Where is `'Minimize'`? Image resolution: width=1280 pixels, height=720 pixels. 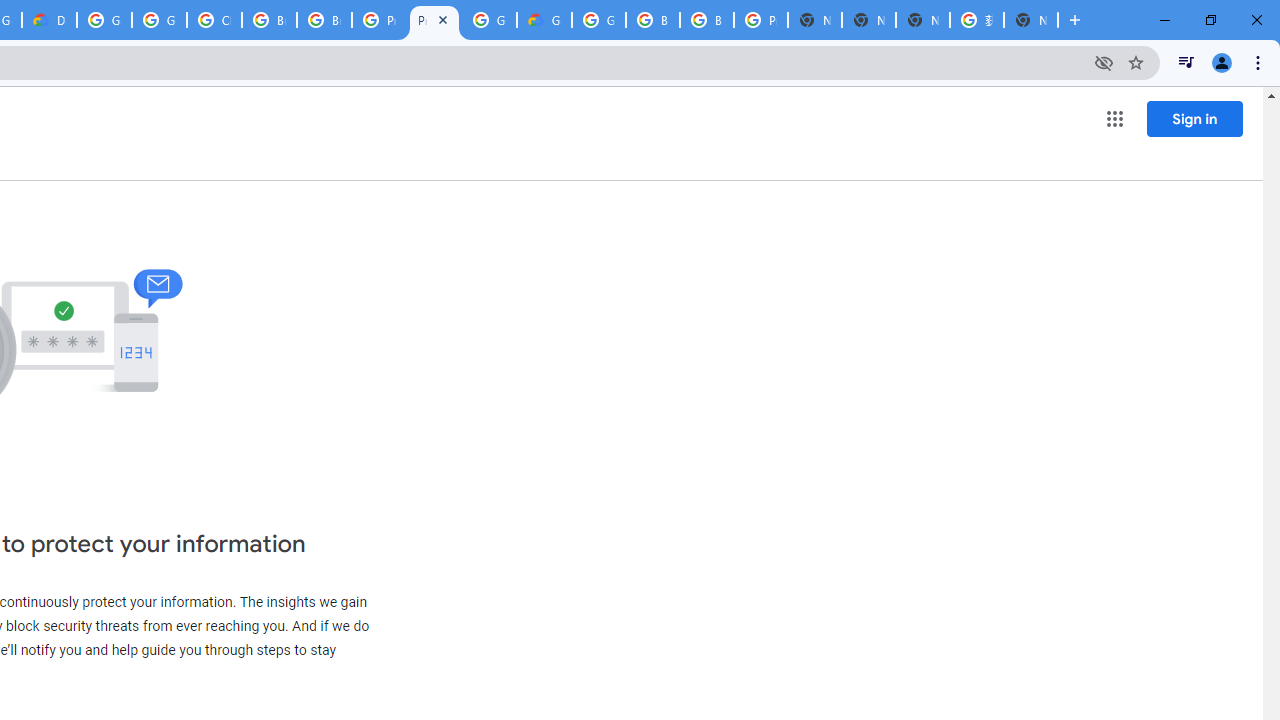
'Minimize' is located at coordinates (1165, 20).